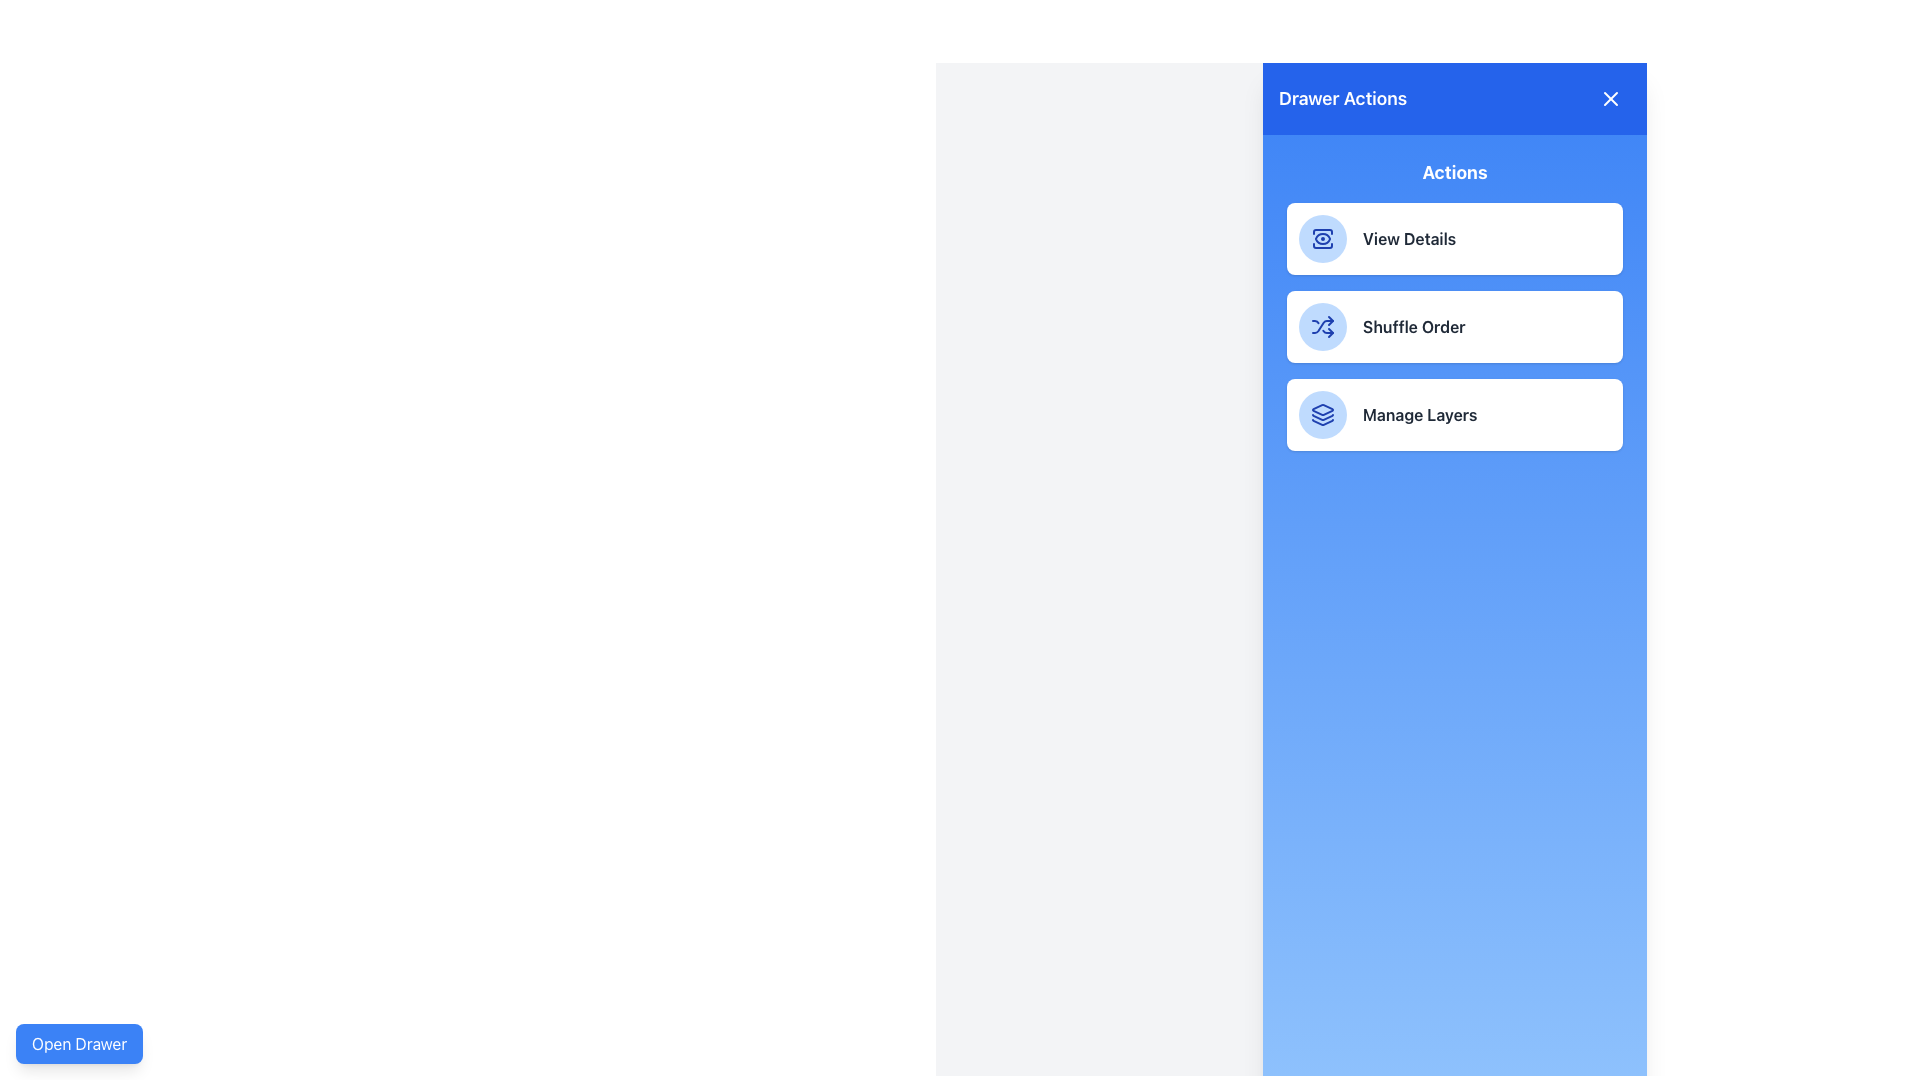  What do you see at coordinates (1454, 304) in the screenshot?
I see `the second list item labeled 'Shuffle Order' in the 'Actions' panel` at bounding box center [1454, 304].